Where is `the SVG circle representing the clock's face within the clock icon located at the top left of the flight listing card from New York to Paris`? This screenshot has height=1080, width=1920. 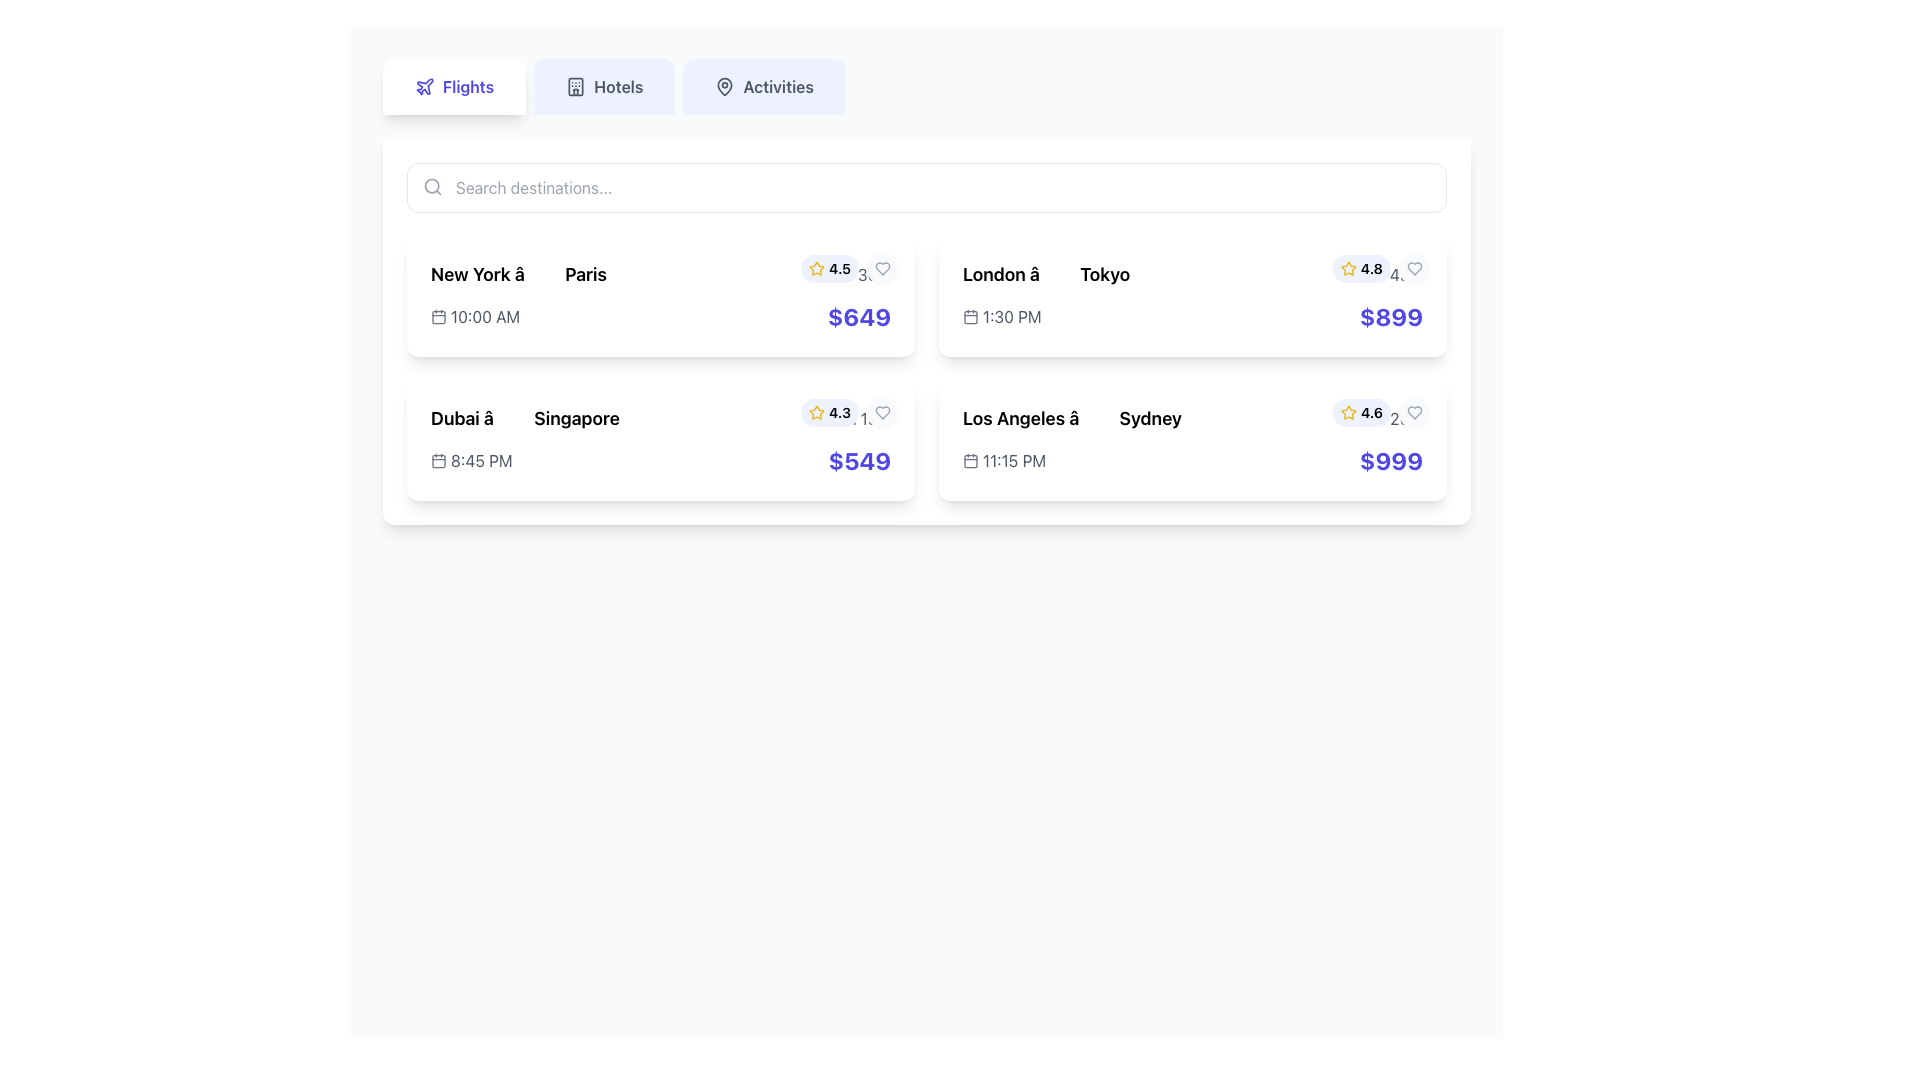 the SVG circle representing the clock's face within the clock icon located at the top left of the flight listing card from New York to Paris is located at coordinates (823, 274).